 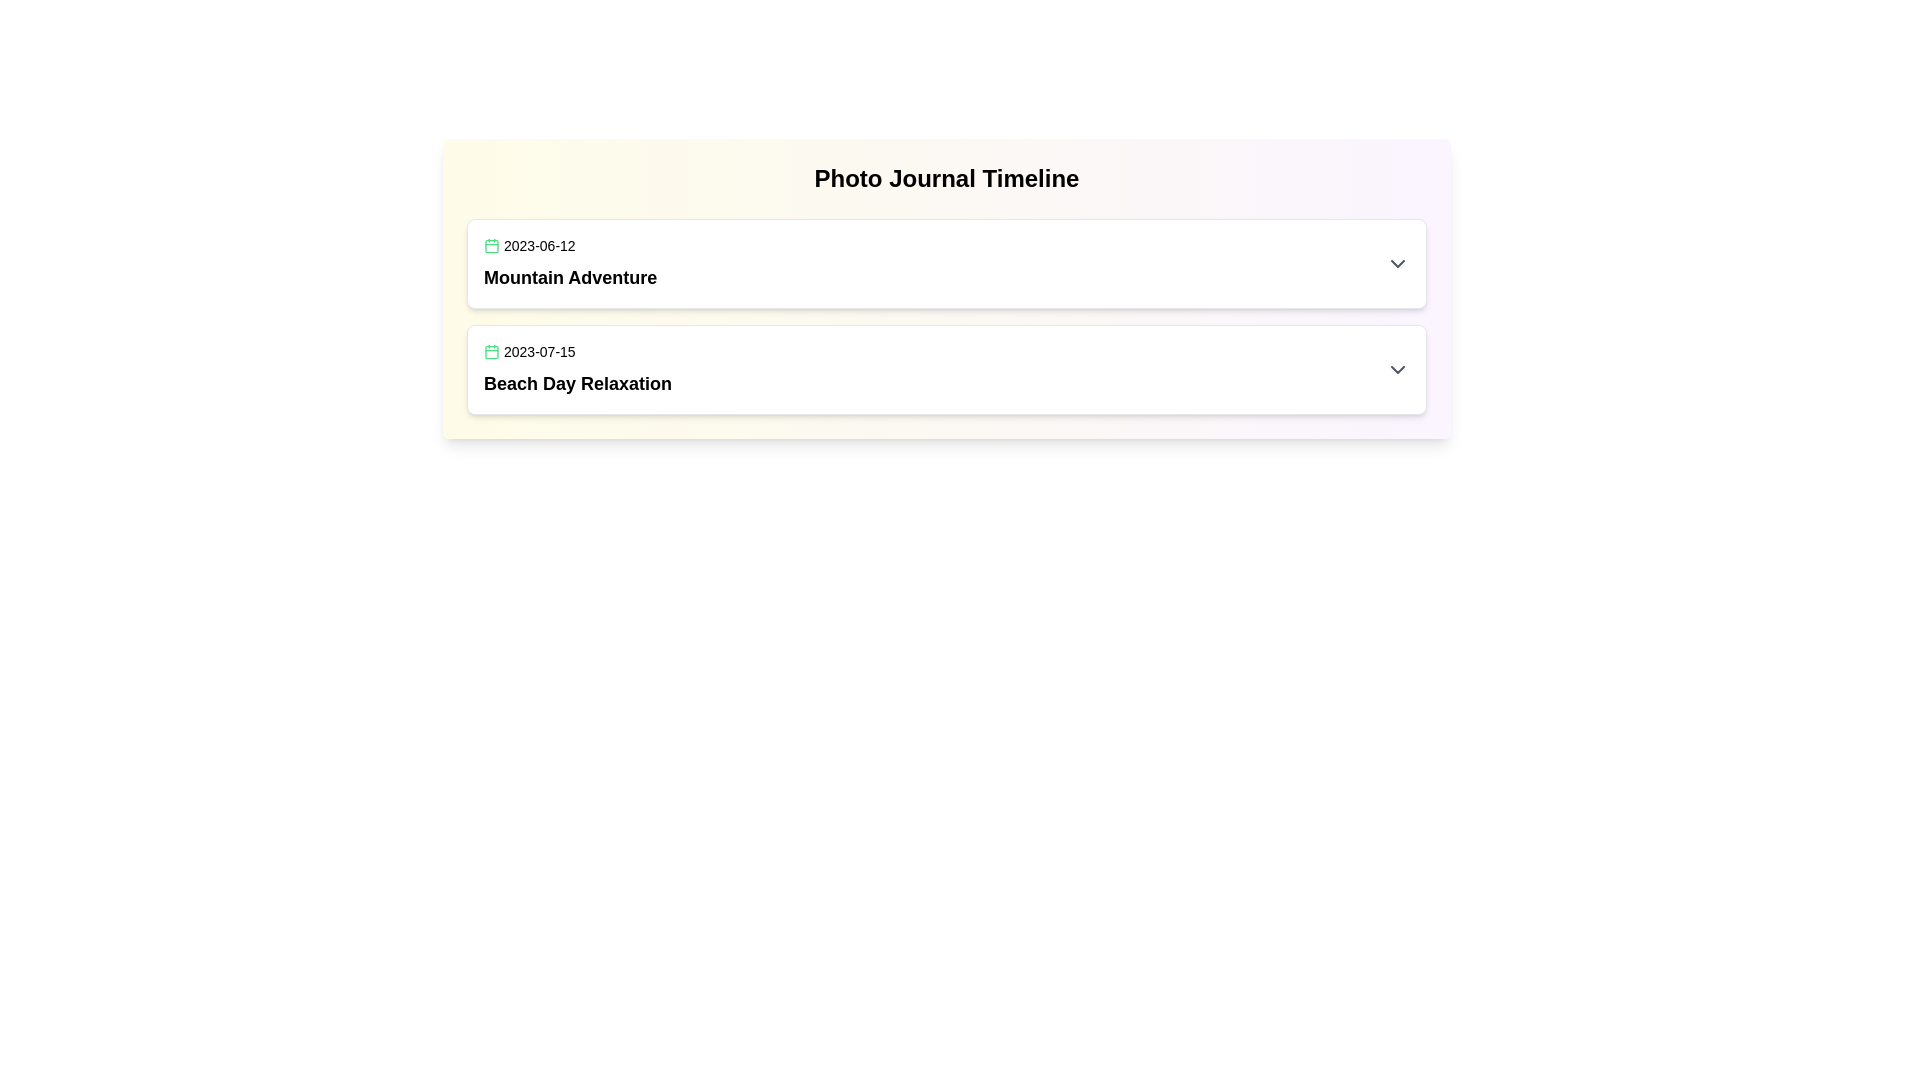 I want to click on the calendar icon styled with green accents, which is located to the left of the timestamp '2023-07-15' in the Photo Journal Timeline, so click(x=491, y=350).